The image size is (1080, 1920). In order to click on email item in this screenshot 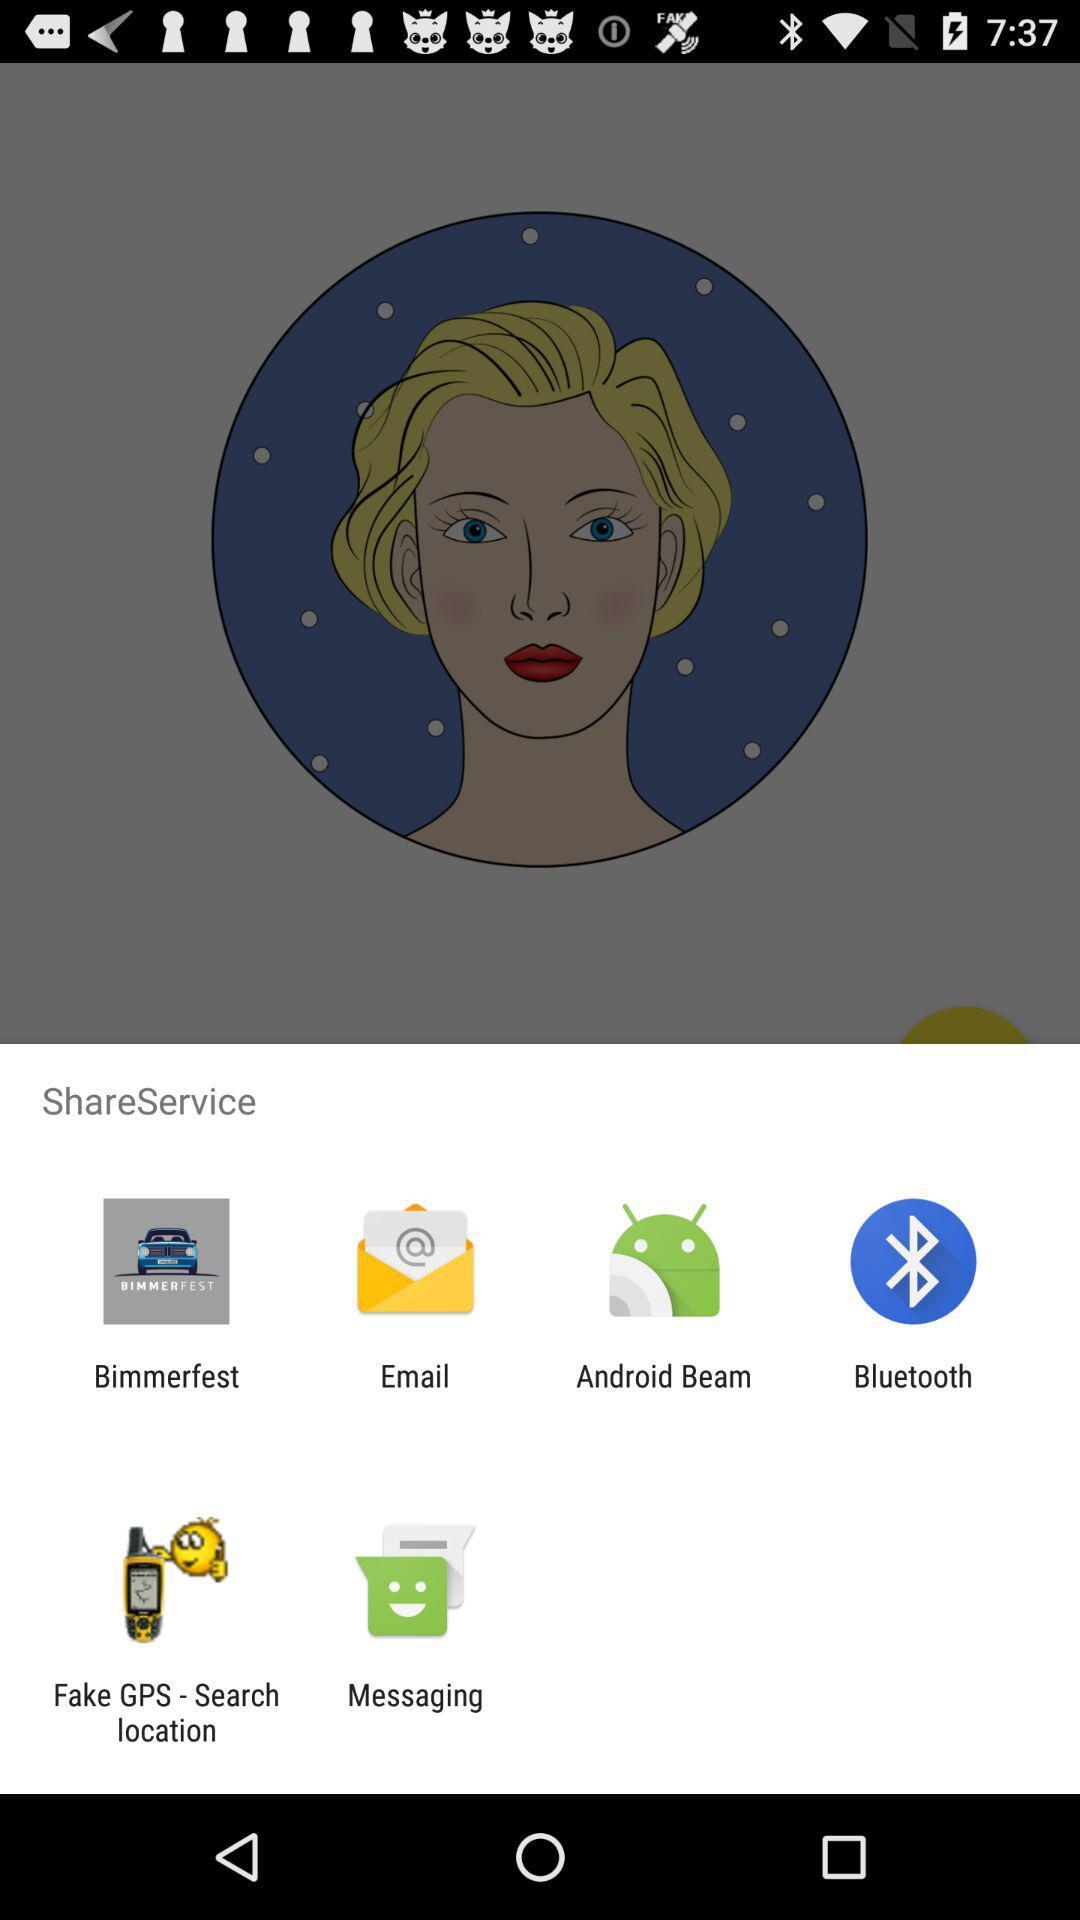, I will do `click(414, 1392)`.